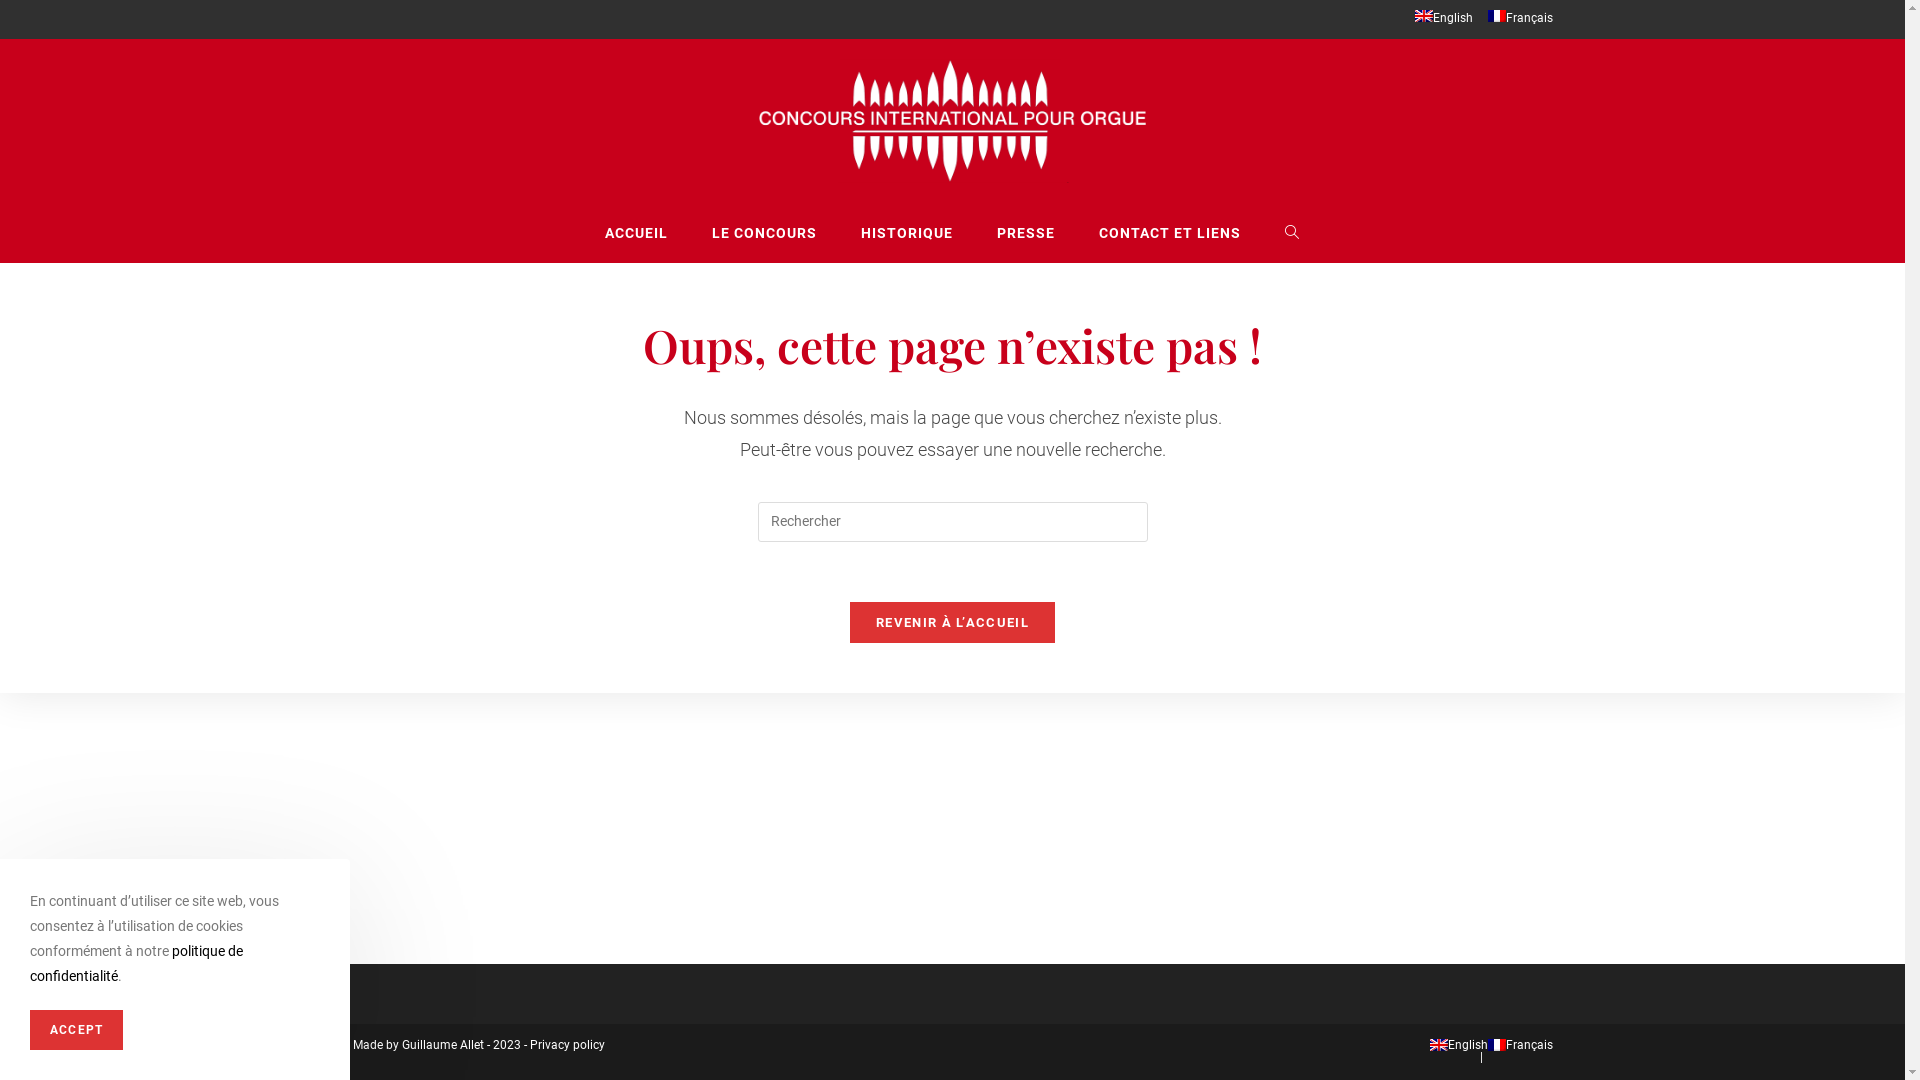 Image resolution: width=1920 pixels, height=1080 pixels. What do you see at coordinates (1413, 19) in the screenshot?
I see `'English'` at bounding box center [1413, 19].